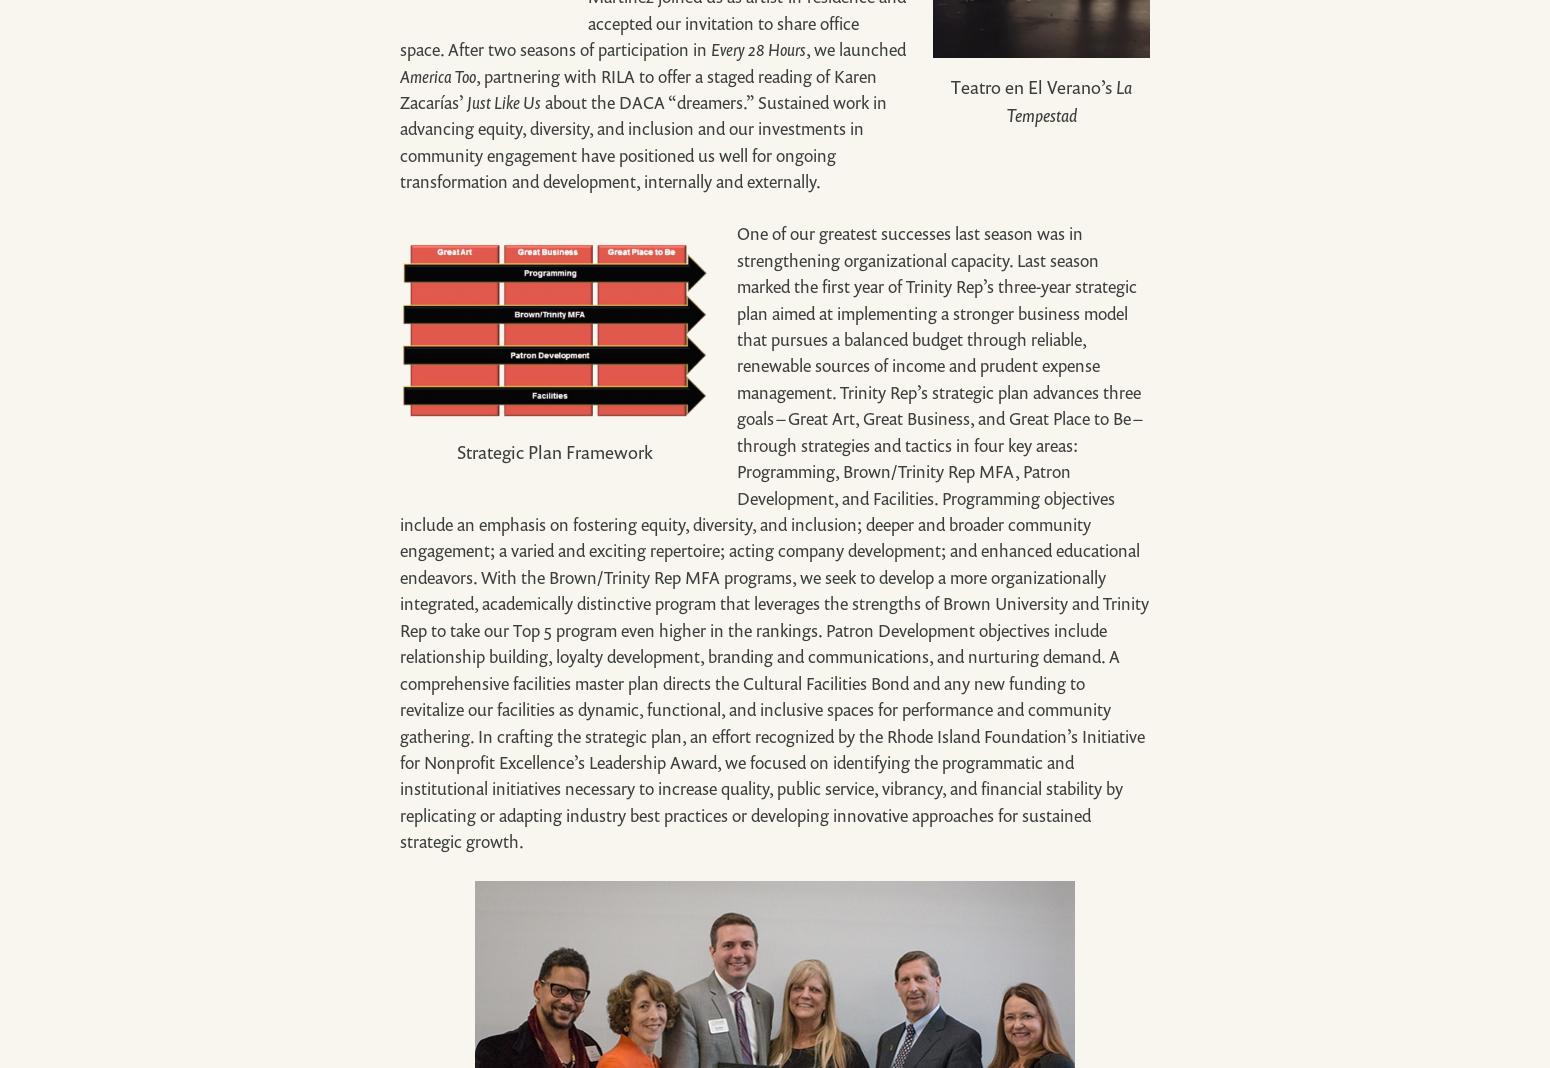 The height and width of the screenshot is (1068, 1550). I want to click on 'Teatro en El Verano’s', so click(949, 86).